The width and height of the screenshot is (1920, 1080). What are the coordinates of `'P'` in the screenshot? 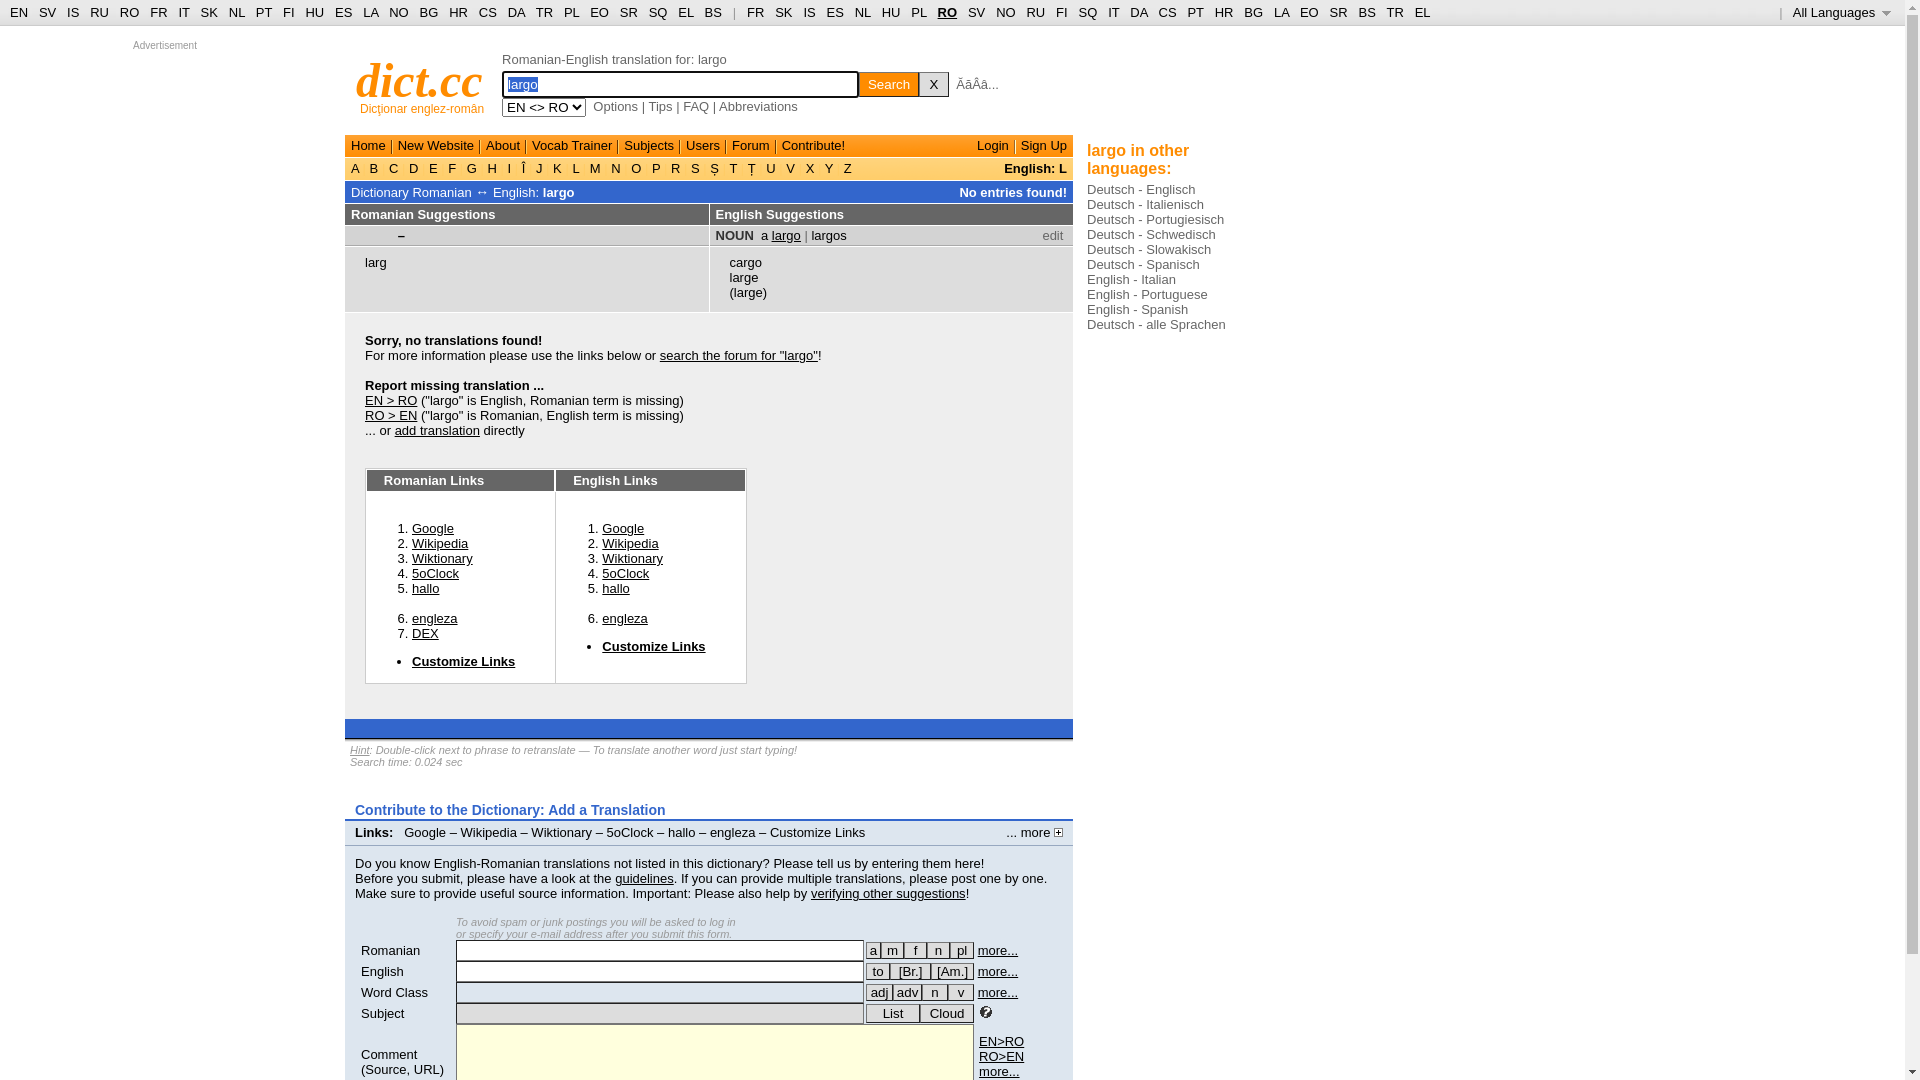 It's located at (656, 167).